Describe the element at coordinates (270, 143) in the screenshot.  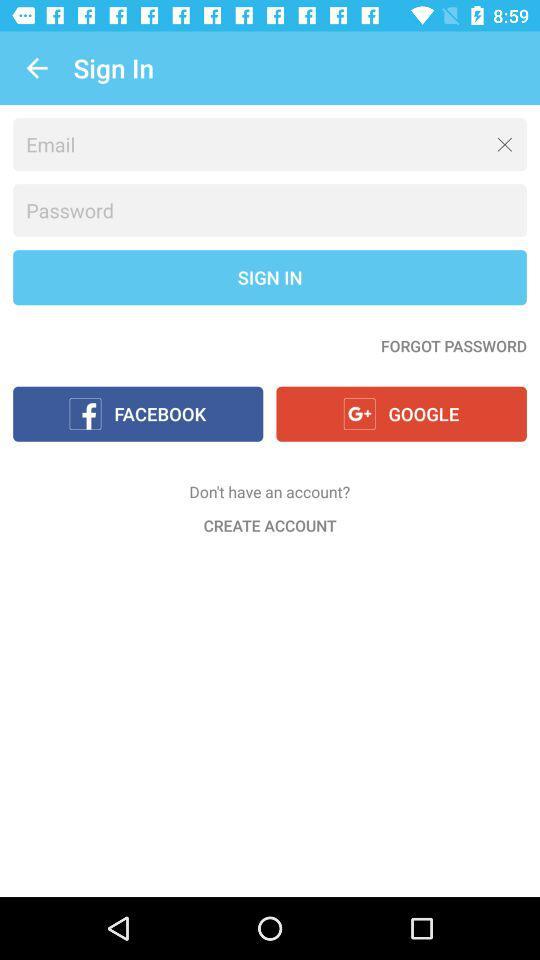
I see `input your email address` at that location.